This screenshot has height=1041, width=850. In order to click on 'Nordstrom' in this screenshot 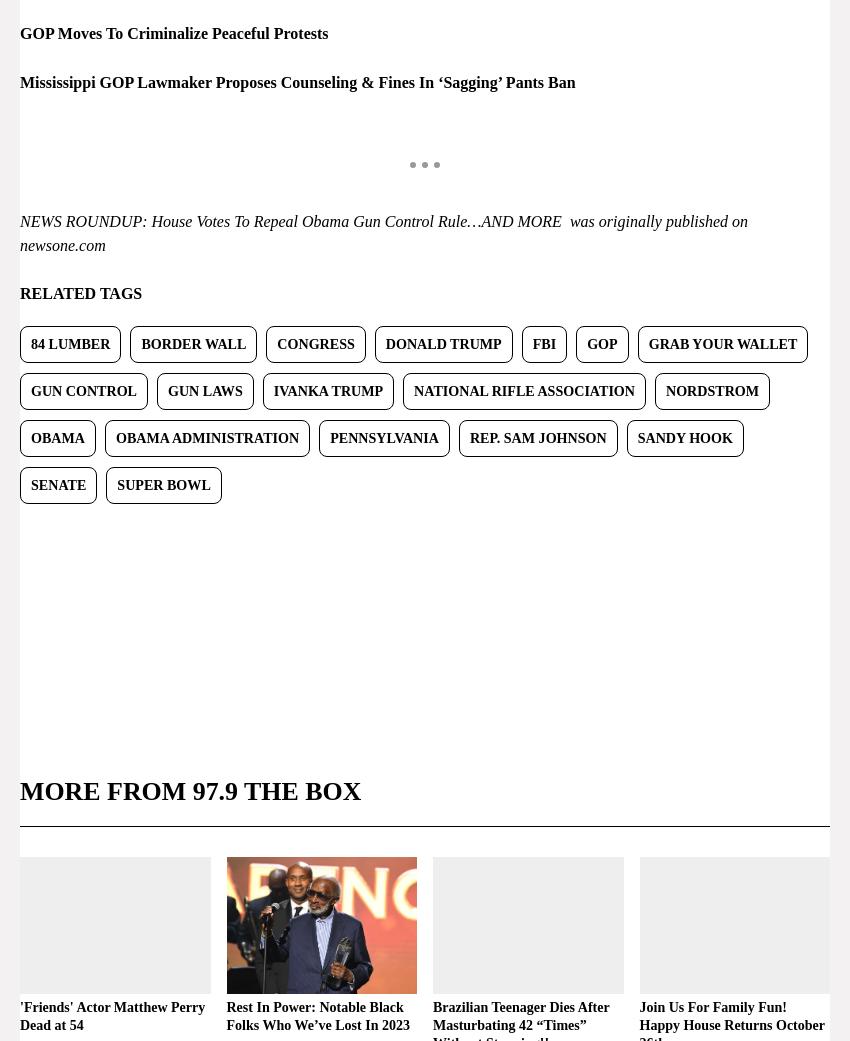, I will do `click(665, 390)`.